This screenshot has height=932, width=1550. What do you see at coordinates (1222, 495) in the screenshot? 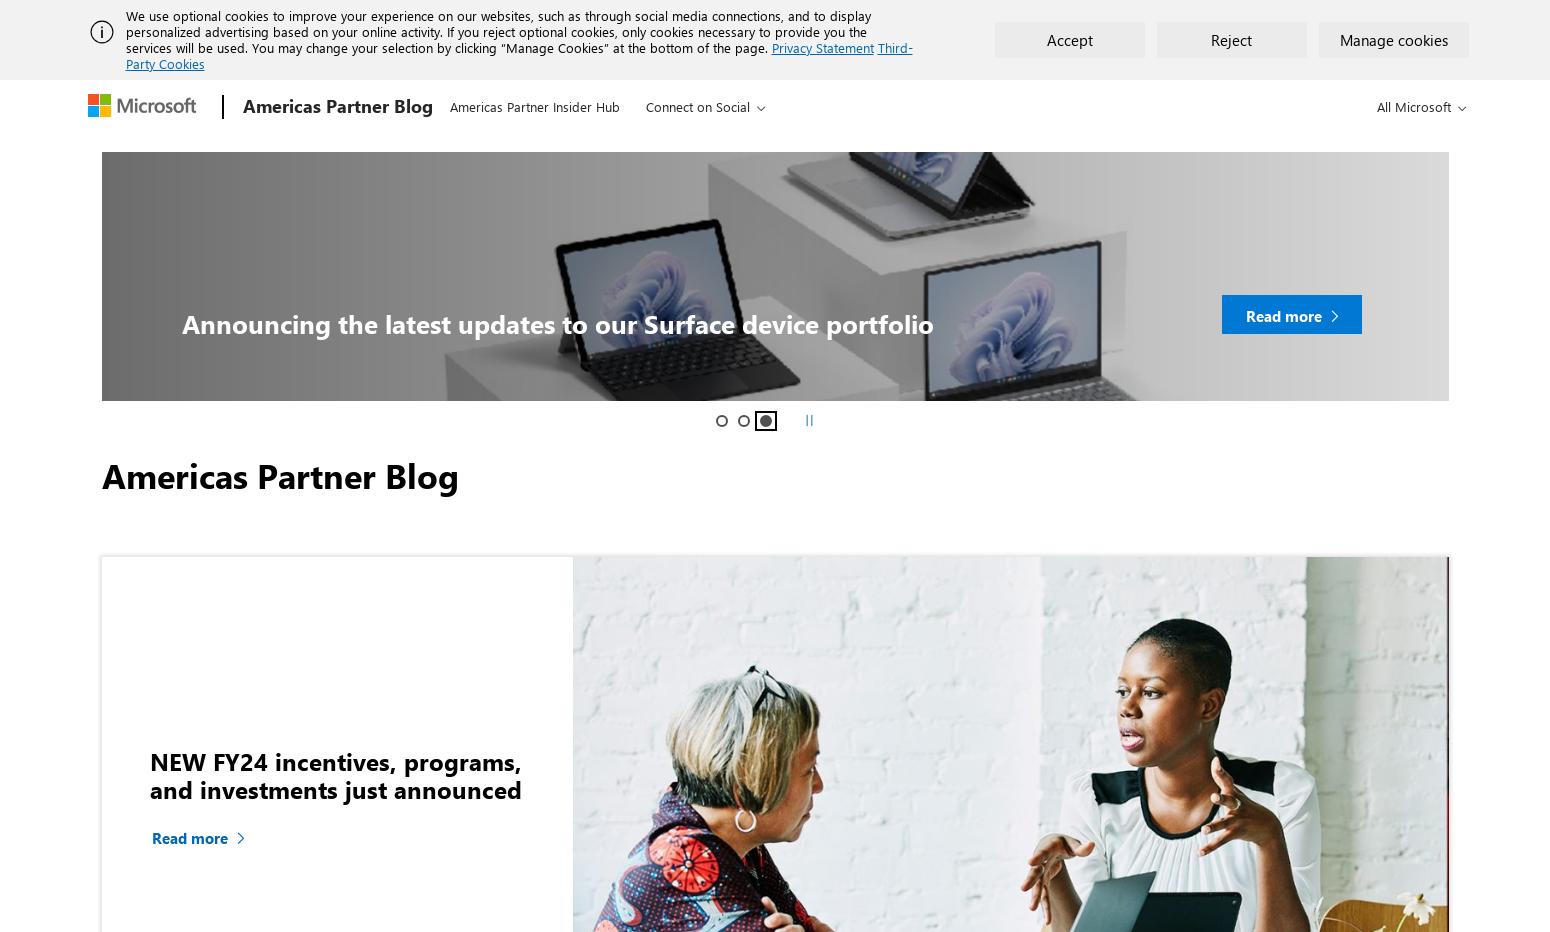
I see `'Partner Audience: CSP, ISV'` at bounding box center [1222, 495].